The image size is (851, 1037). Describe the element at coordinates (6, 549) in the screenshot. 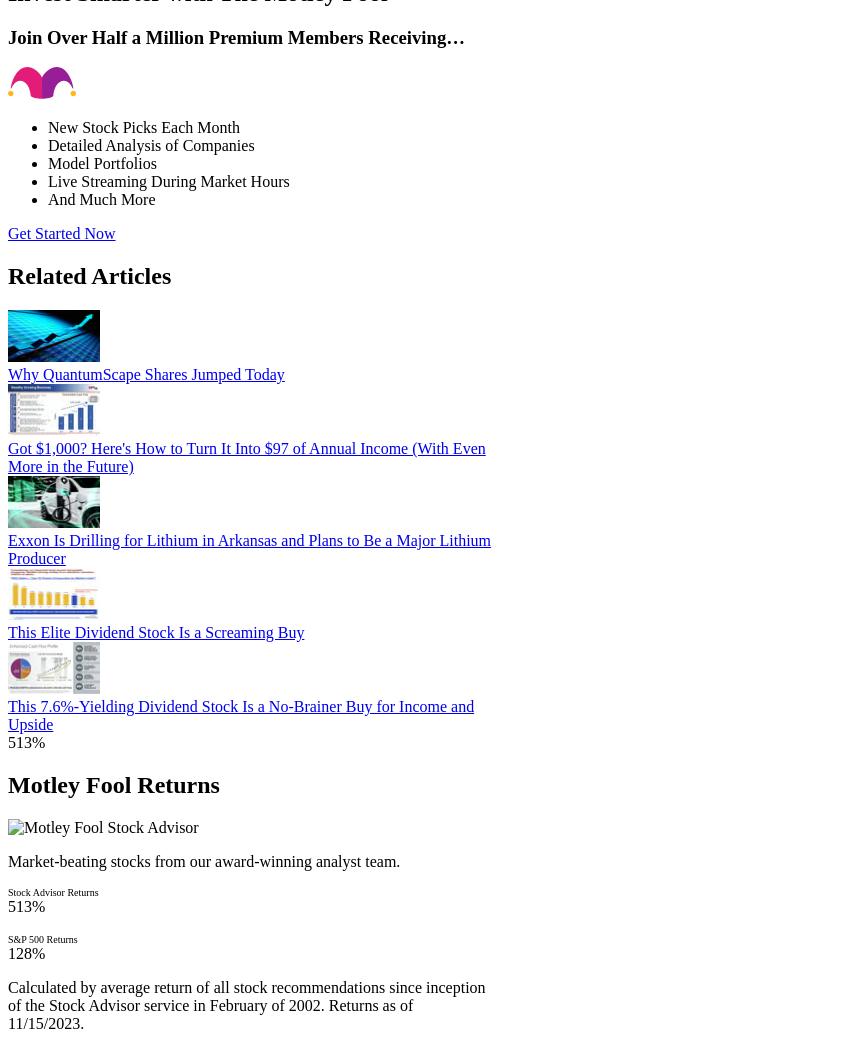

I see `'Exxon Is Drilling for Lithium in Arkansas and Plans to Be a Major Lithium Producer'` at that location.